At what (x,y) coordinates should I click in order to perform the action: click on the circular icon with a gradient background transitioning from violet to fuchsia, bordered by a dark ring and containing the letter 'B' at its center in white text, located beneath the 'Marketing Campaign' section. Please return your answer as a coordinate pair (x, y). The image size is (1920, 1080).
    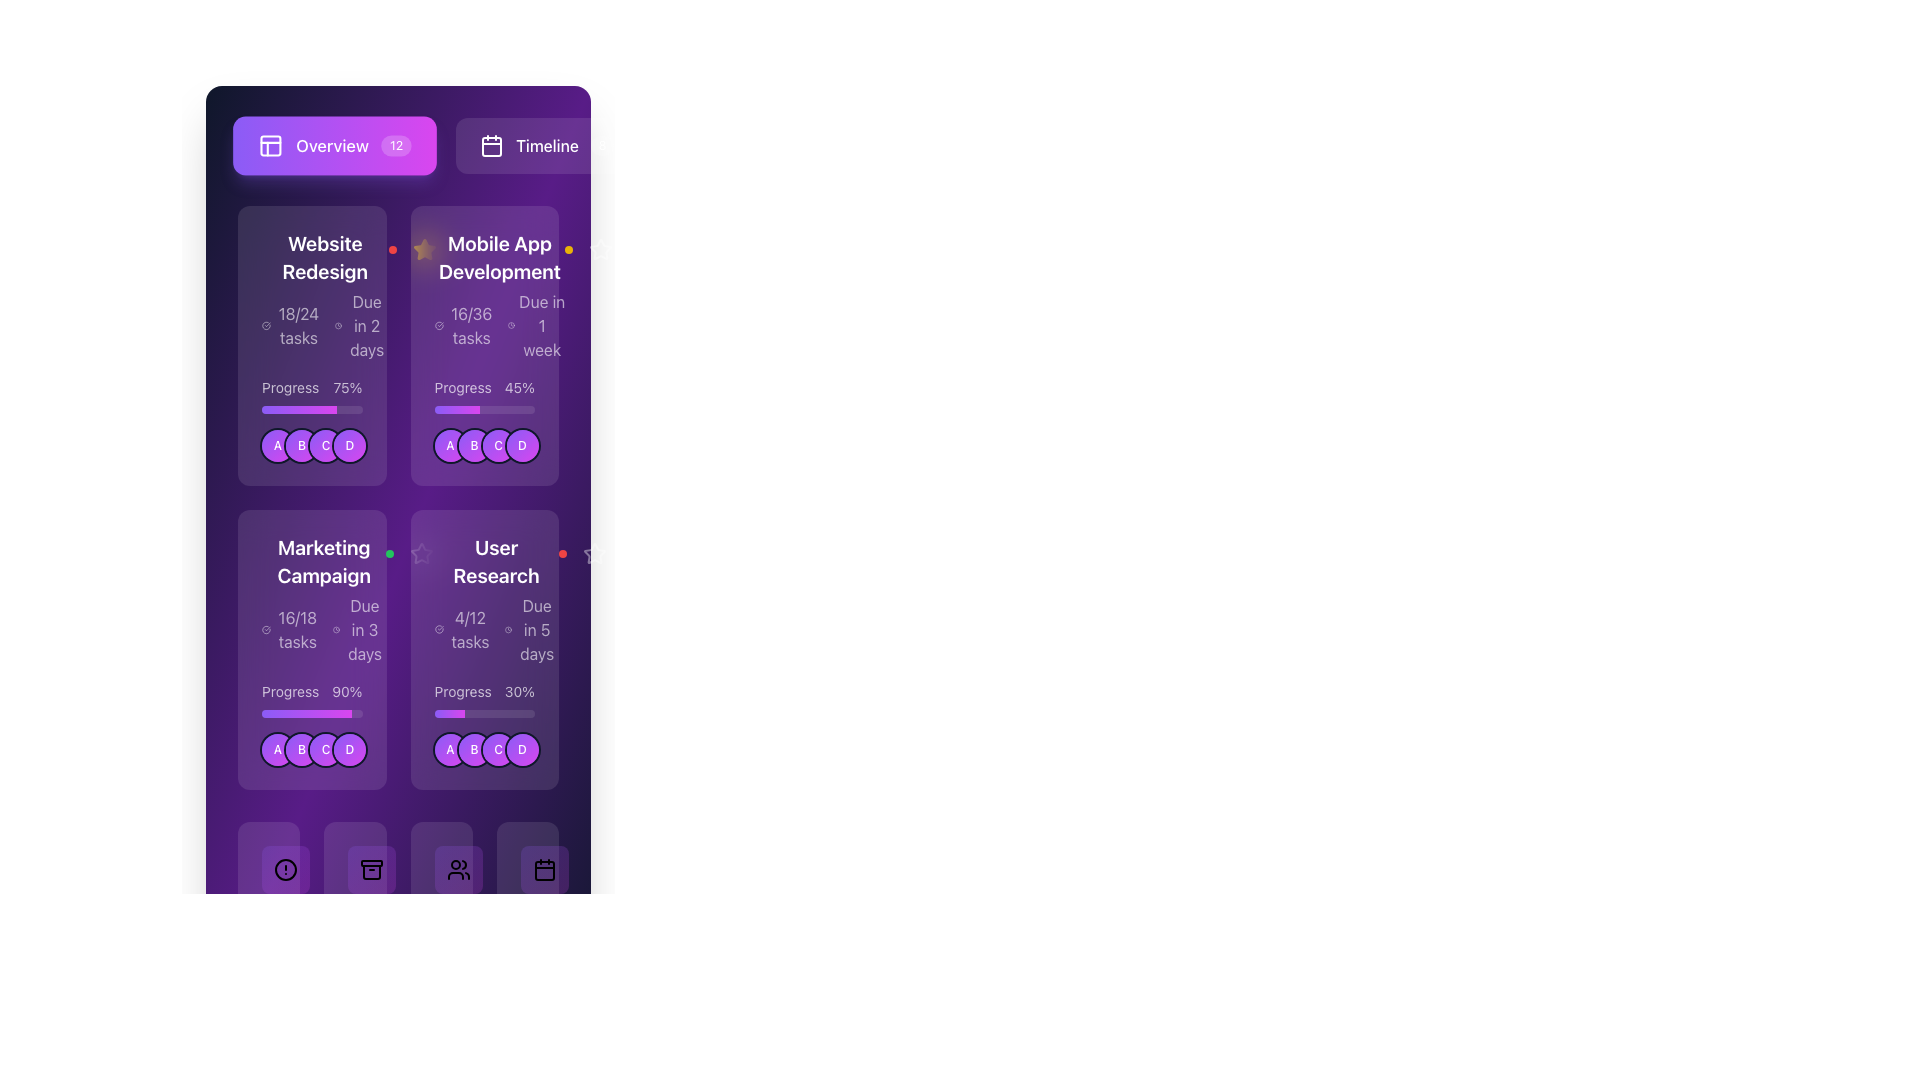
    Looking at the image, I should click on (301, 749).